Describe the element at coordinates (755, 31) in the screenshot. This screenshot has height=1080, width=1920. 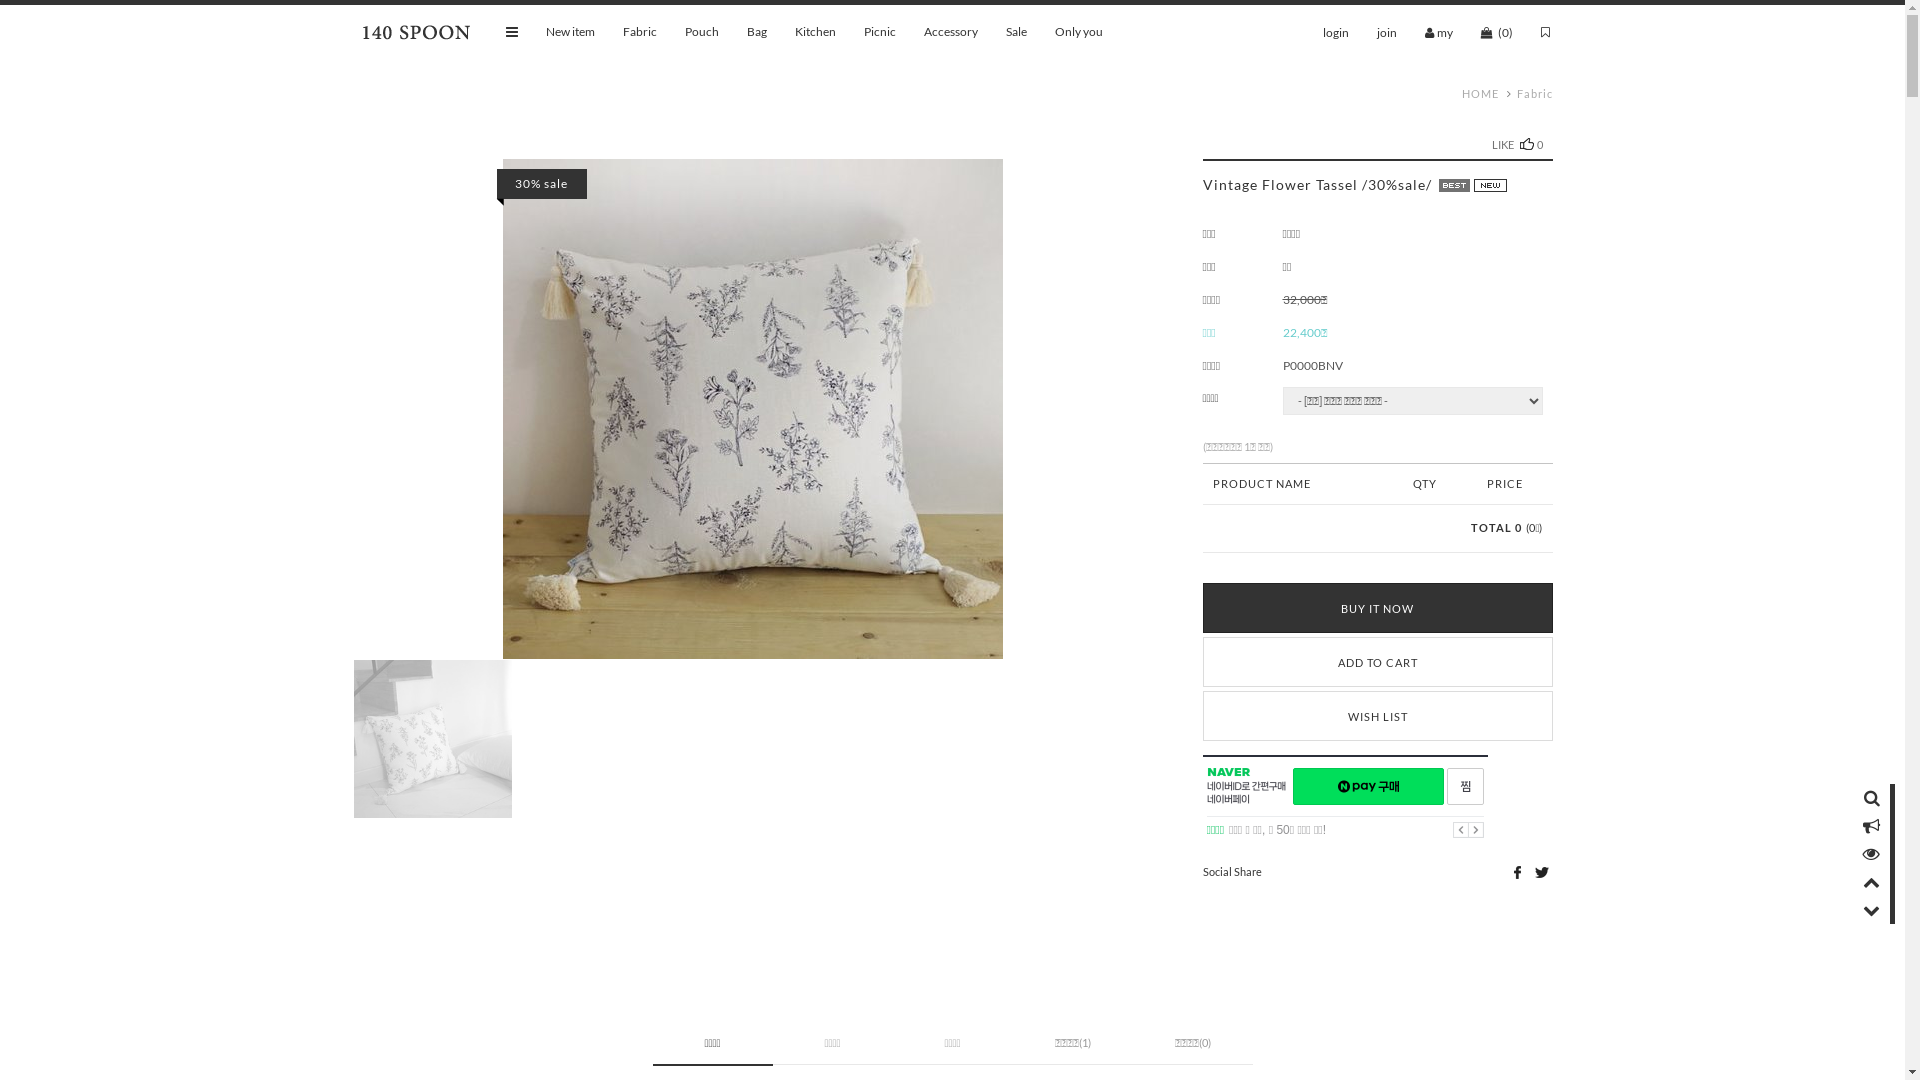
I see `'Bag'` at that location.